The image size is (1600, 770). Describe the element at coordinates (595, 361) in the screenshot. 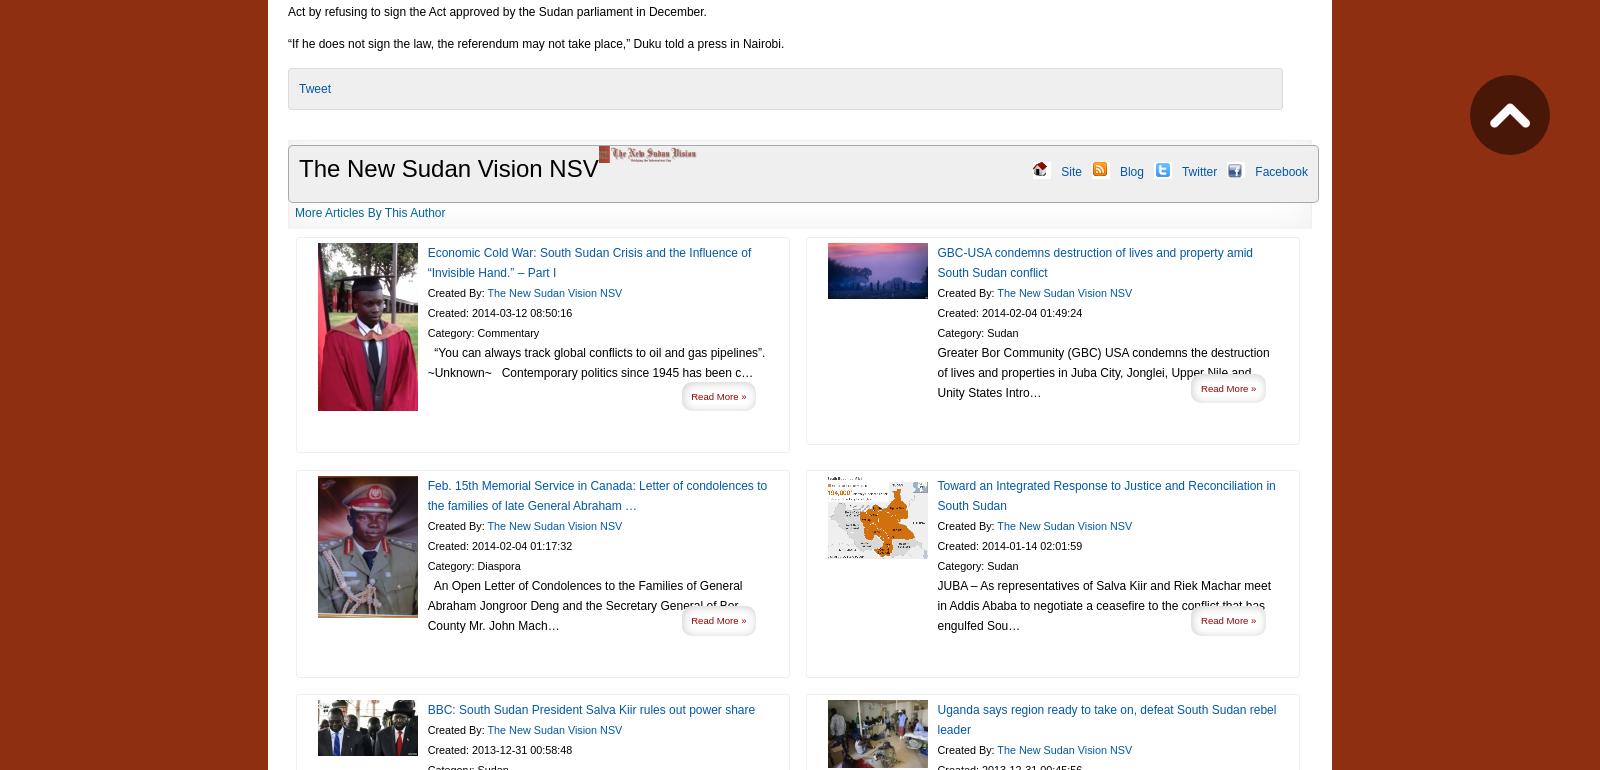

I see `'“You can always track global conflicts to oil and gas pipelines”. ~Unknown~
 
Contemporary politics since 1945 has been c…'` at that location.